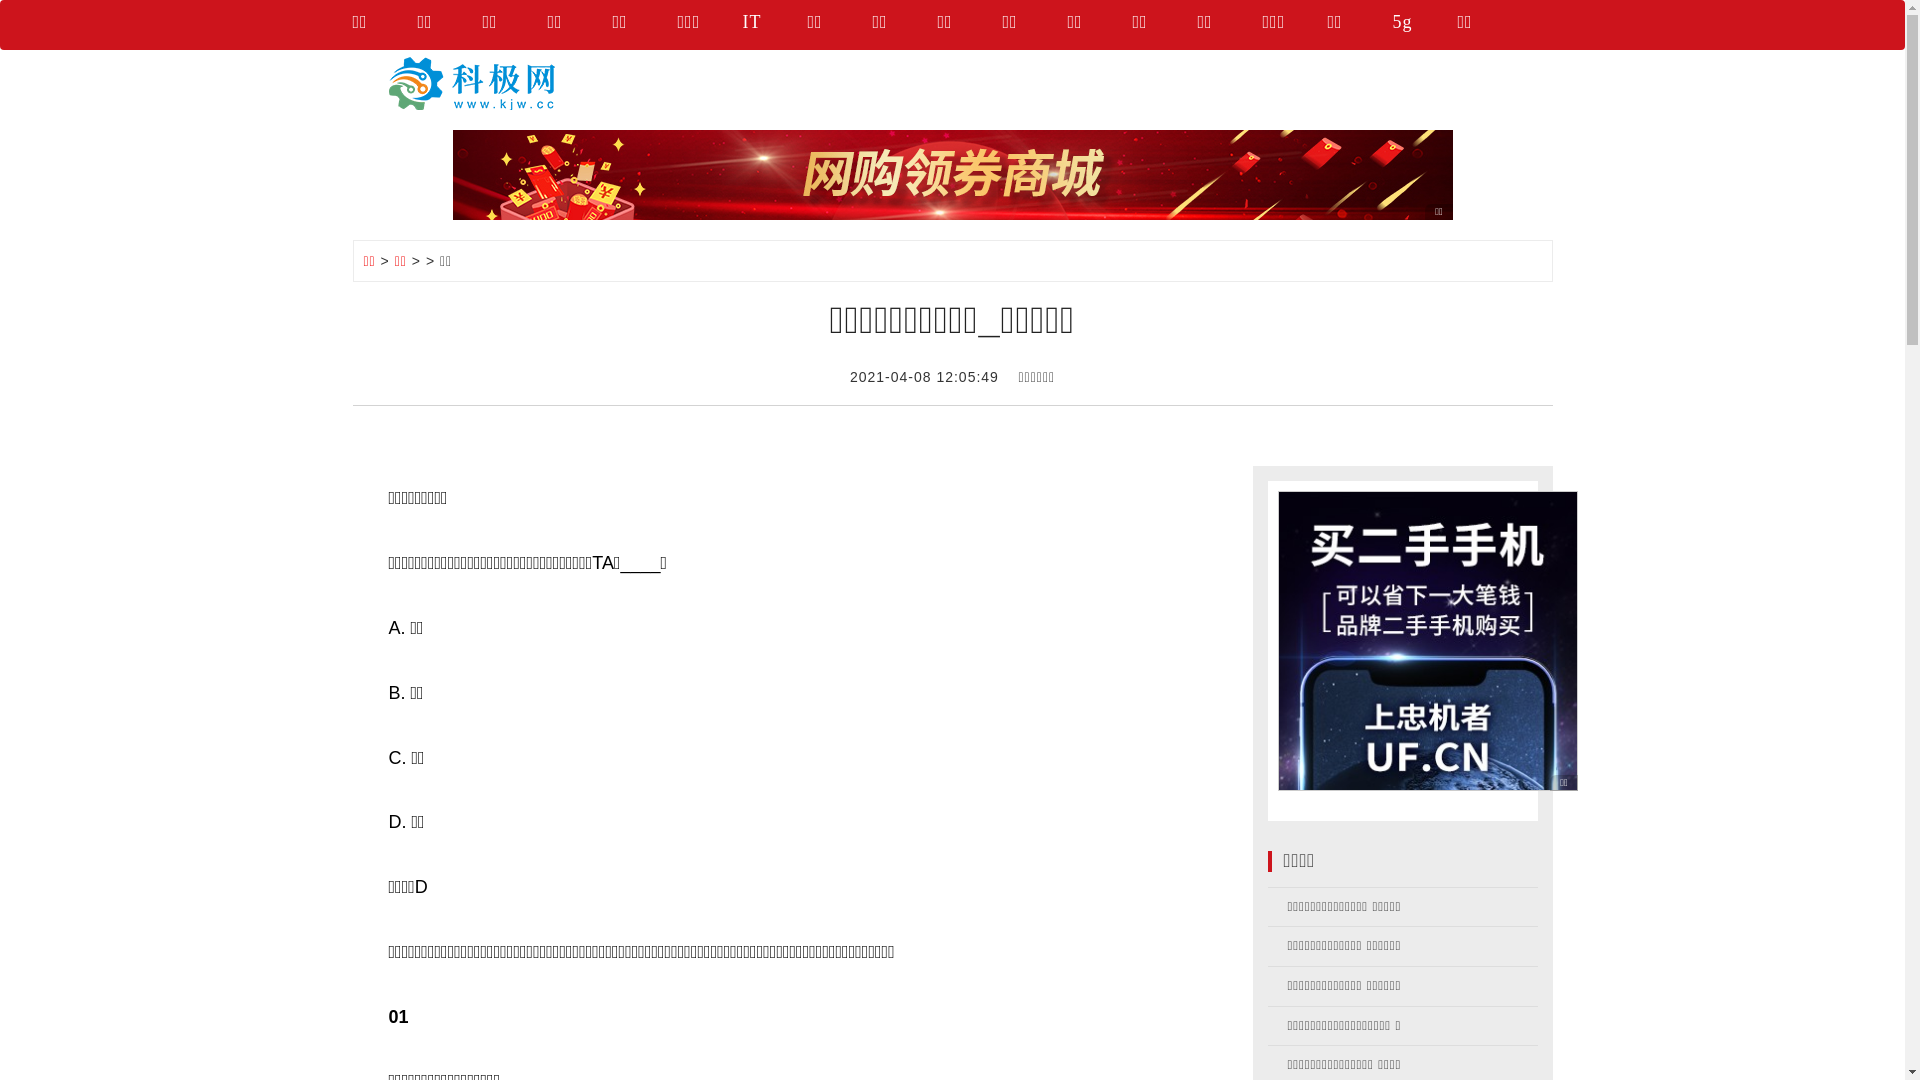  Describe the element at coordinates (773, 24) in the screenshot. I see `'IT'` at that location.